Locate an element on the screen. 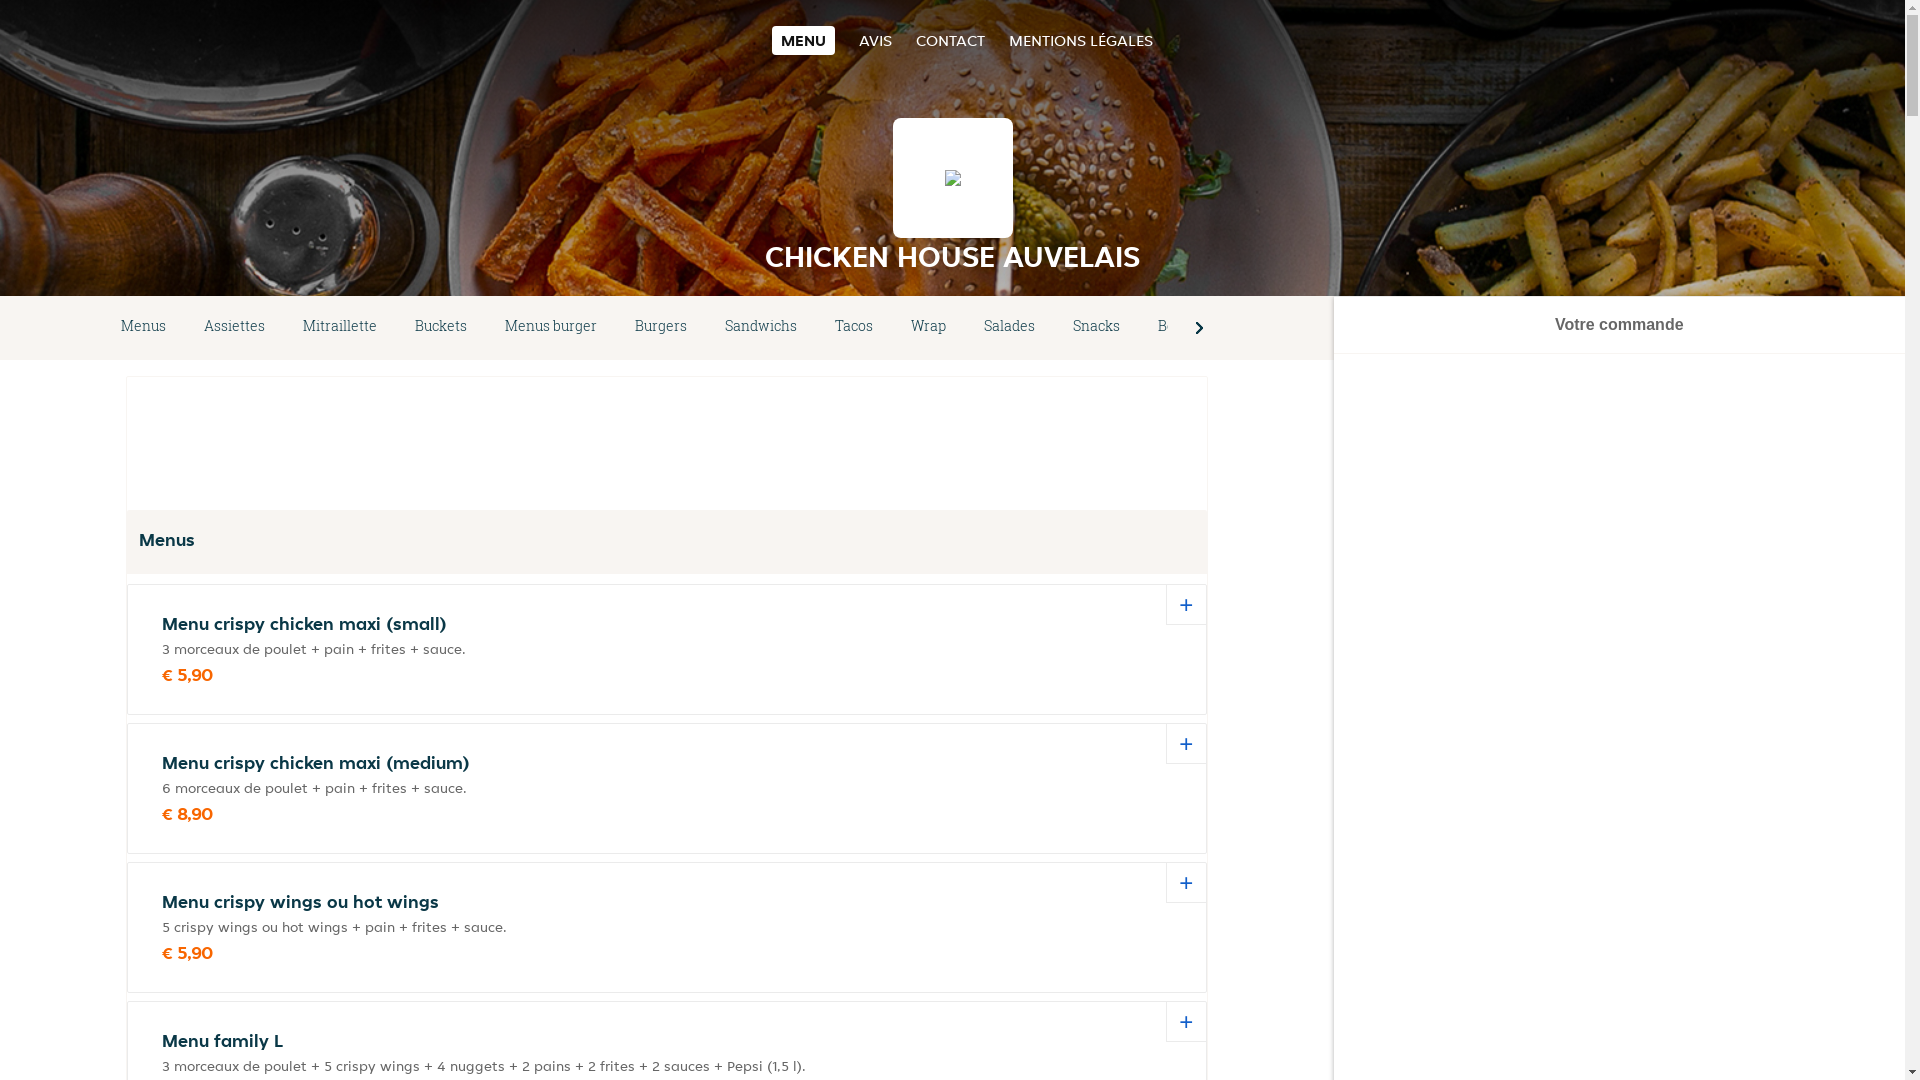 This screenshot has width=1920, height=1080. 'CONTACT' is located at coordinates (949, 40).